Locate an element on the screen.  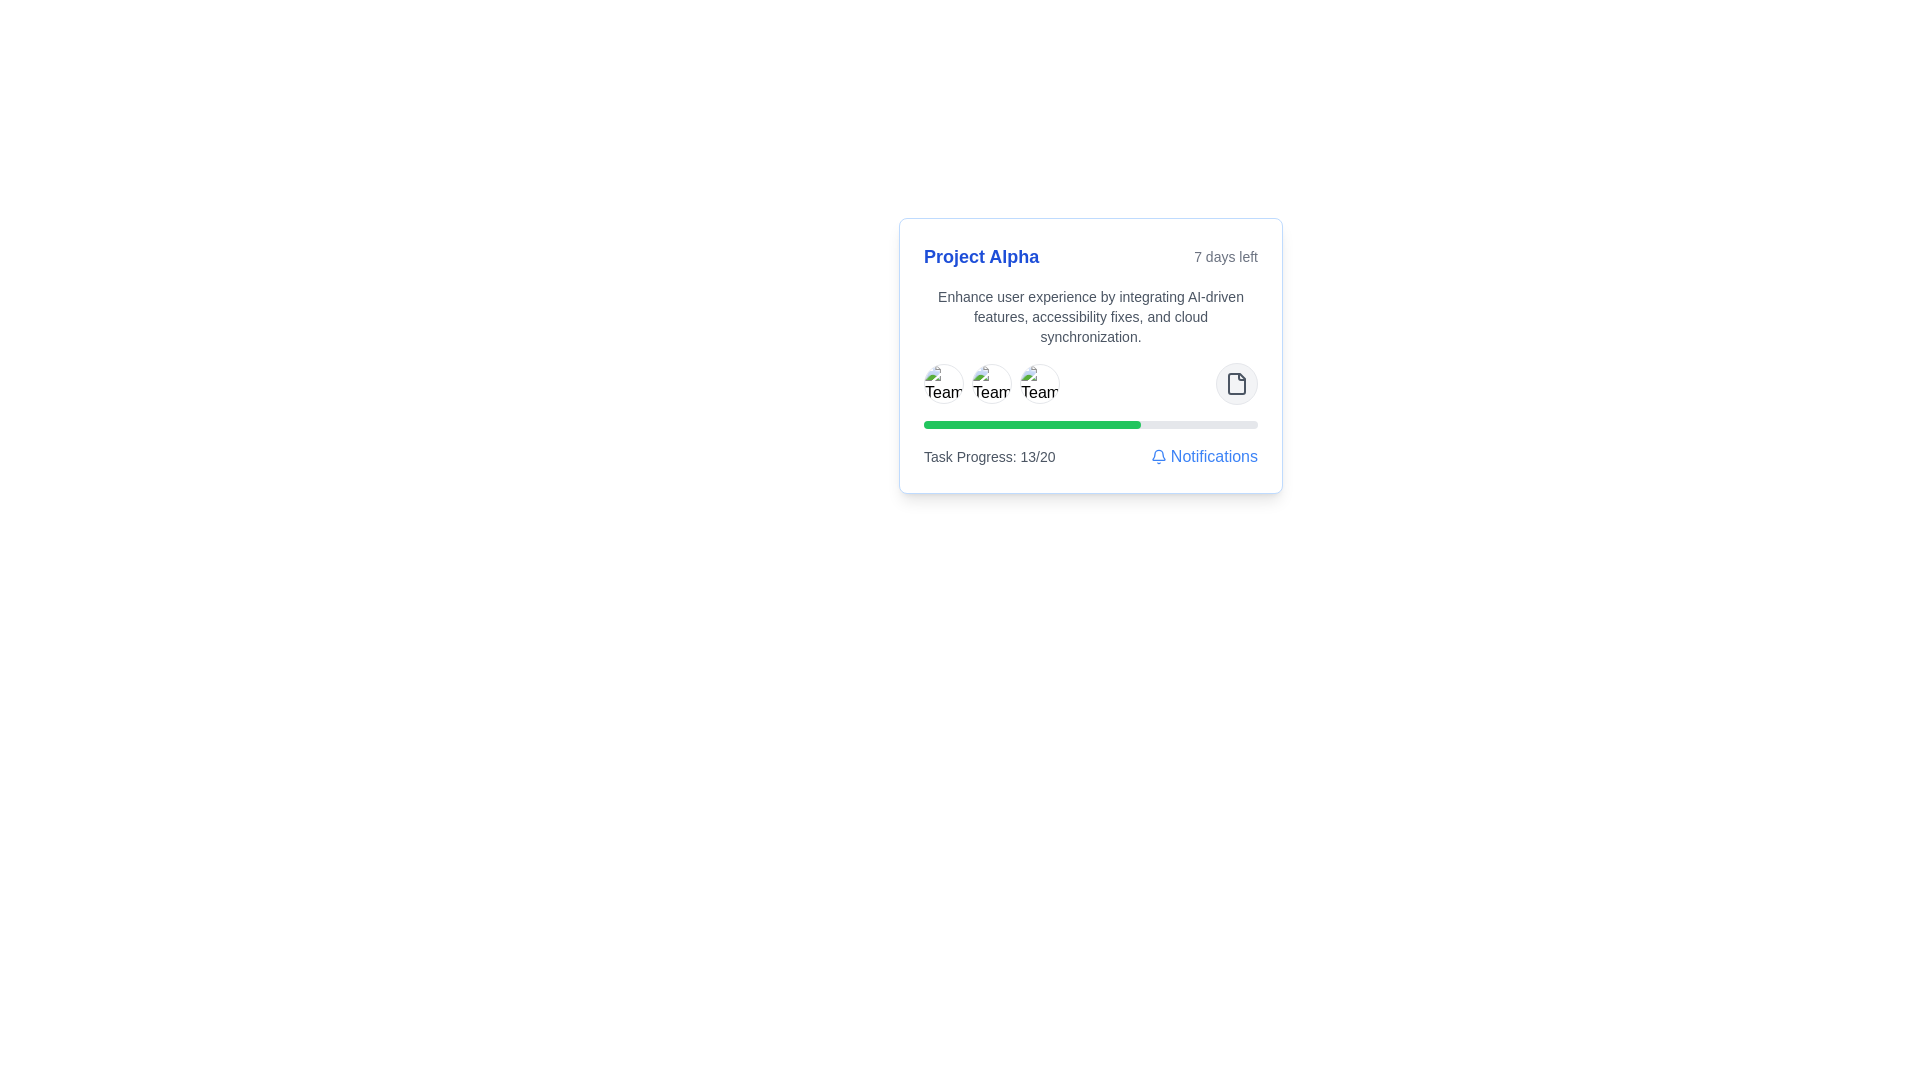
the text block displaying descriptive content styled with a small font size and medium gray color, located below the title 'Project Alpha' is located at coordinates (1089, 315).